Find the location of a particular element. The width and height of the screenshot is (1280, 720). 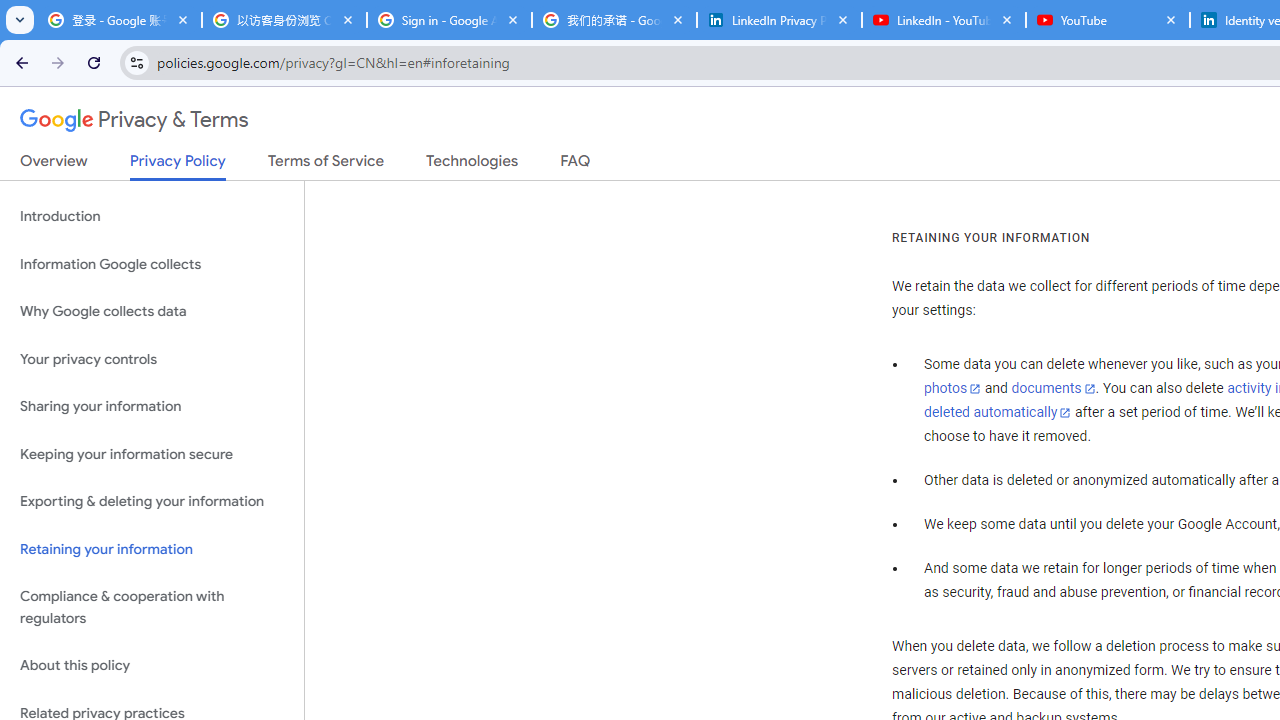

'Your privacy controls' is located at coordinates (151, 358).